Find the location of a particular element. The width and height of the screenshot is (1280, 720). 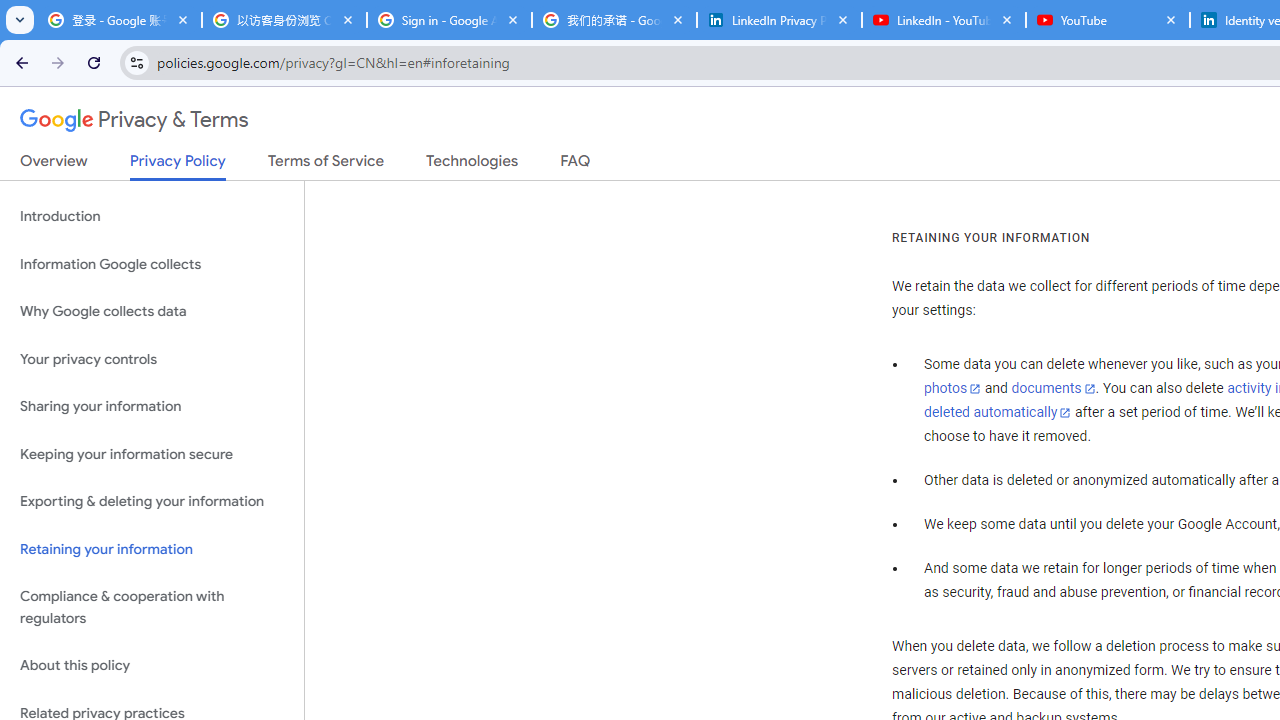

'Your privacy controls' is located at coordinates (151, 358).